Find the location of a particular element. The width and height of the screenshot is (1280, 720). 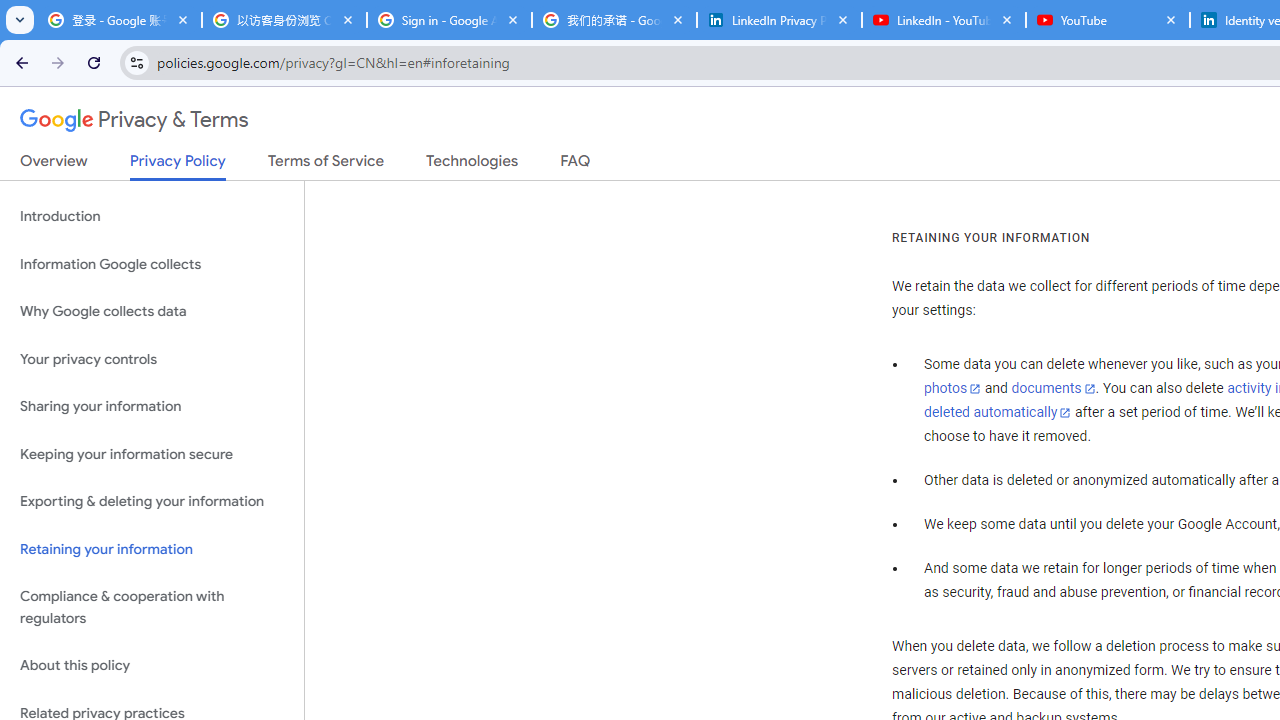

'Your privacy controls' is located at coordinates (151, 358).